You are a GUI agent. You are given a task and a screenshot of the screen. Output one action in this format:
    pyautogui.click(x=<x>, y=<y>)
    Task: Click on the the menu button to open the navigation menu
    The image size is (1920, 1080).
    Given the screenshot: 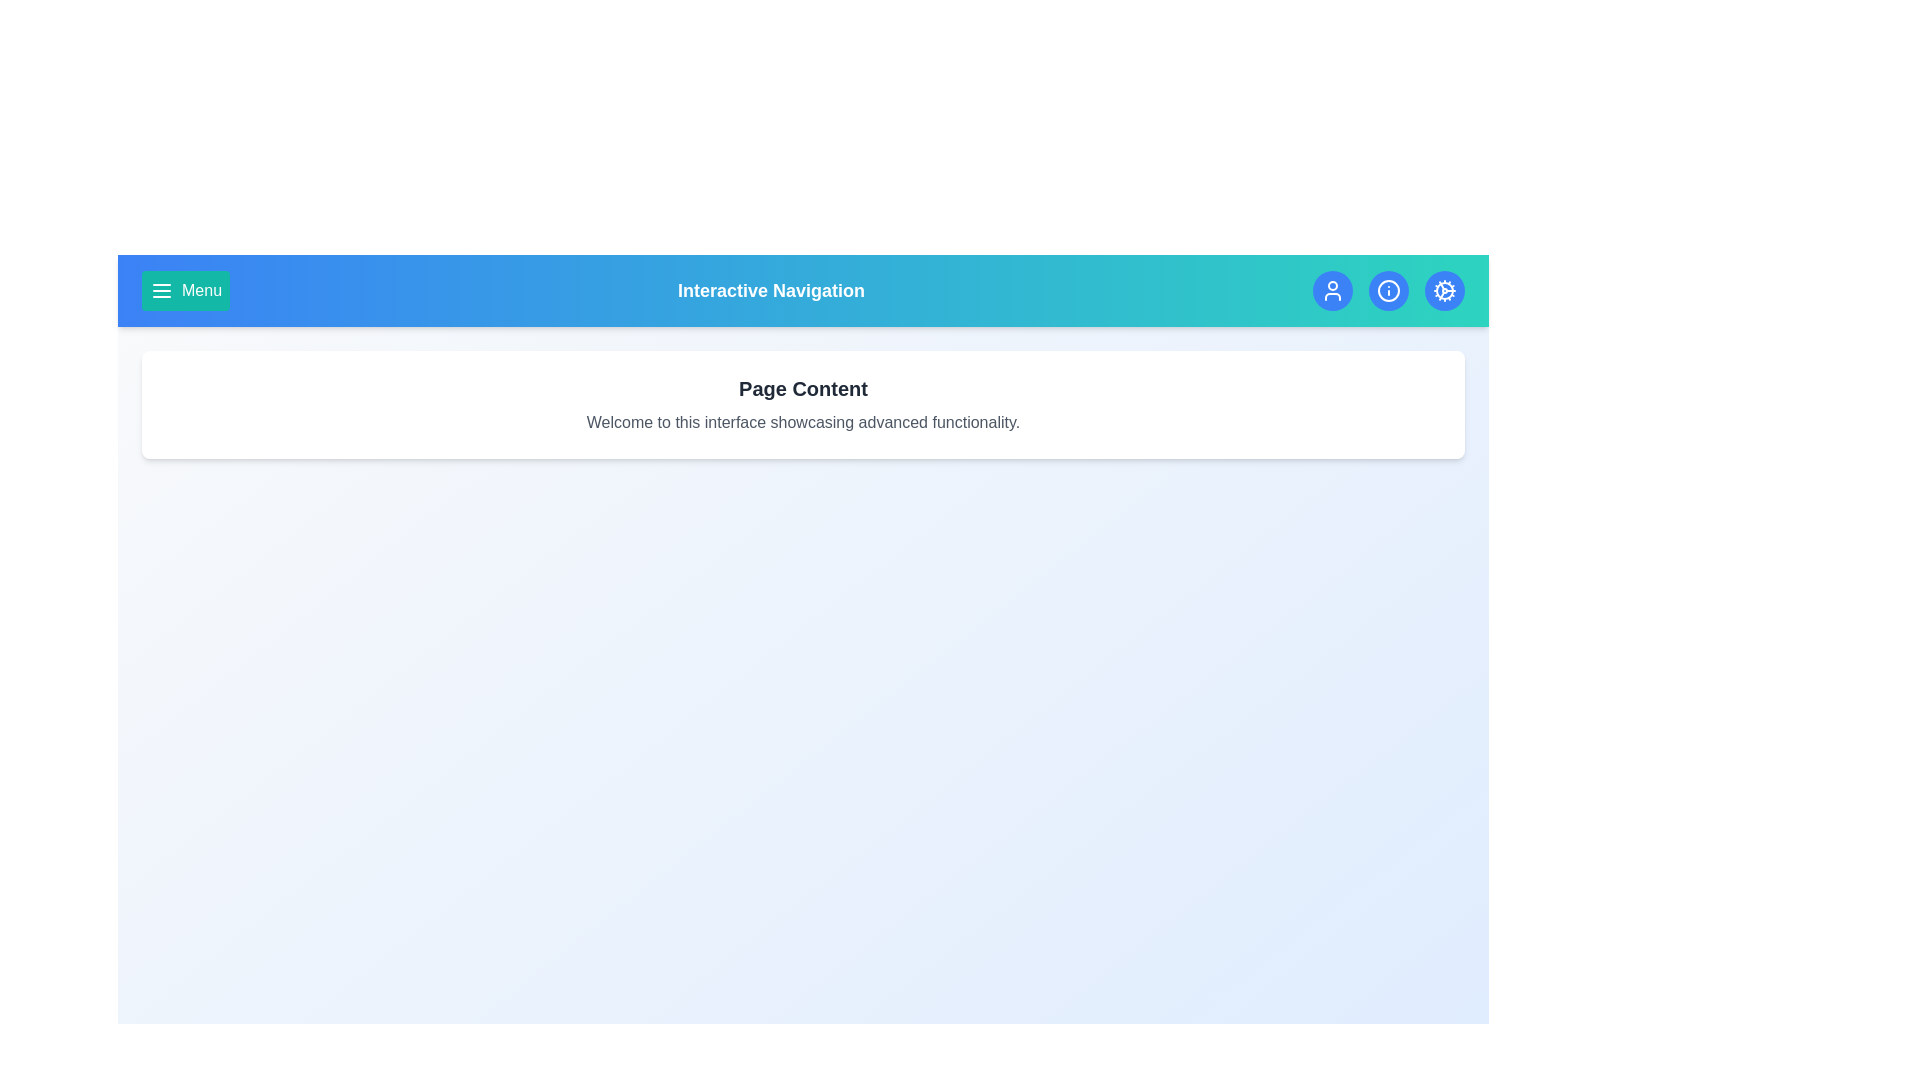 What is the action you would take?
    pyautogui.click(x=186, y=290)
    